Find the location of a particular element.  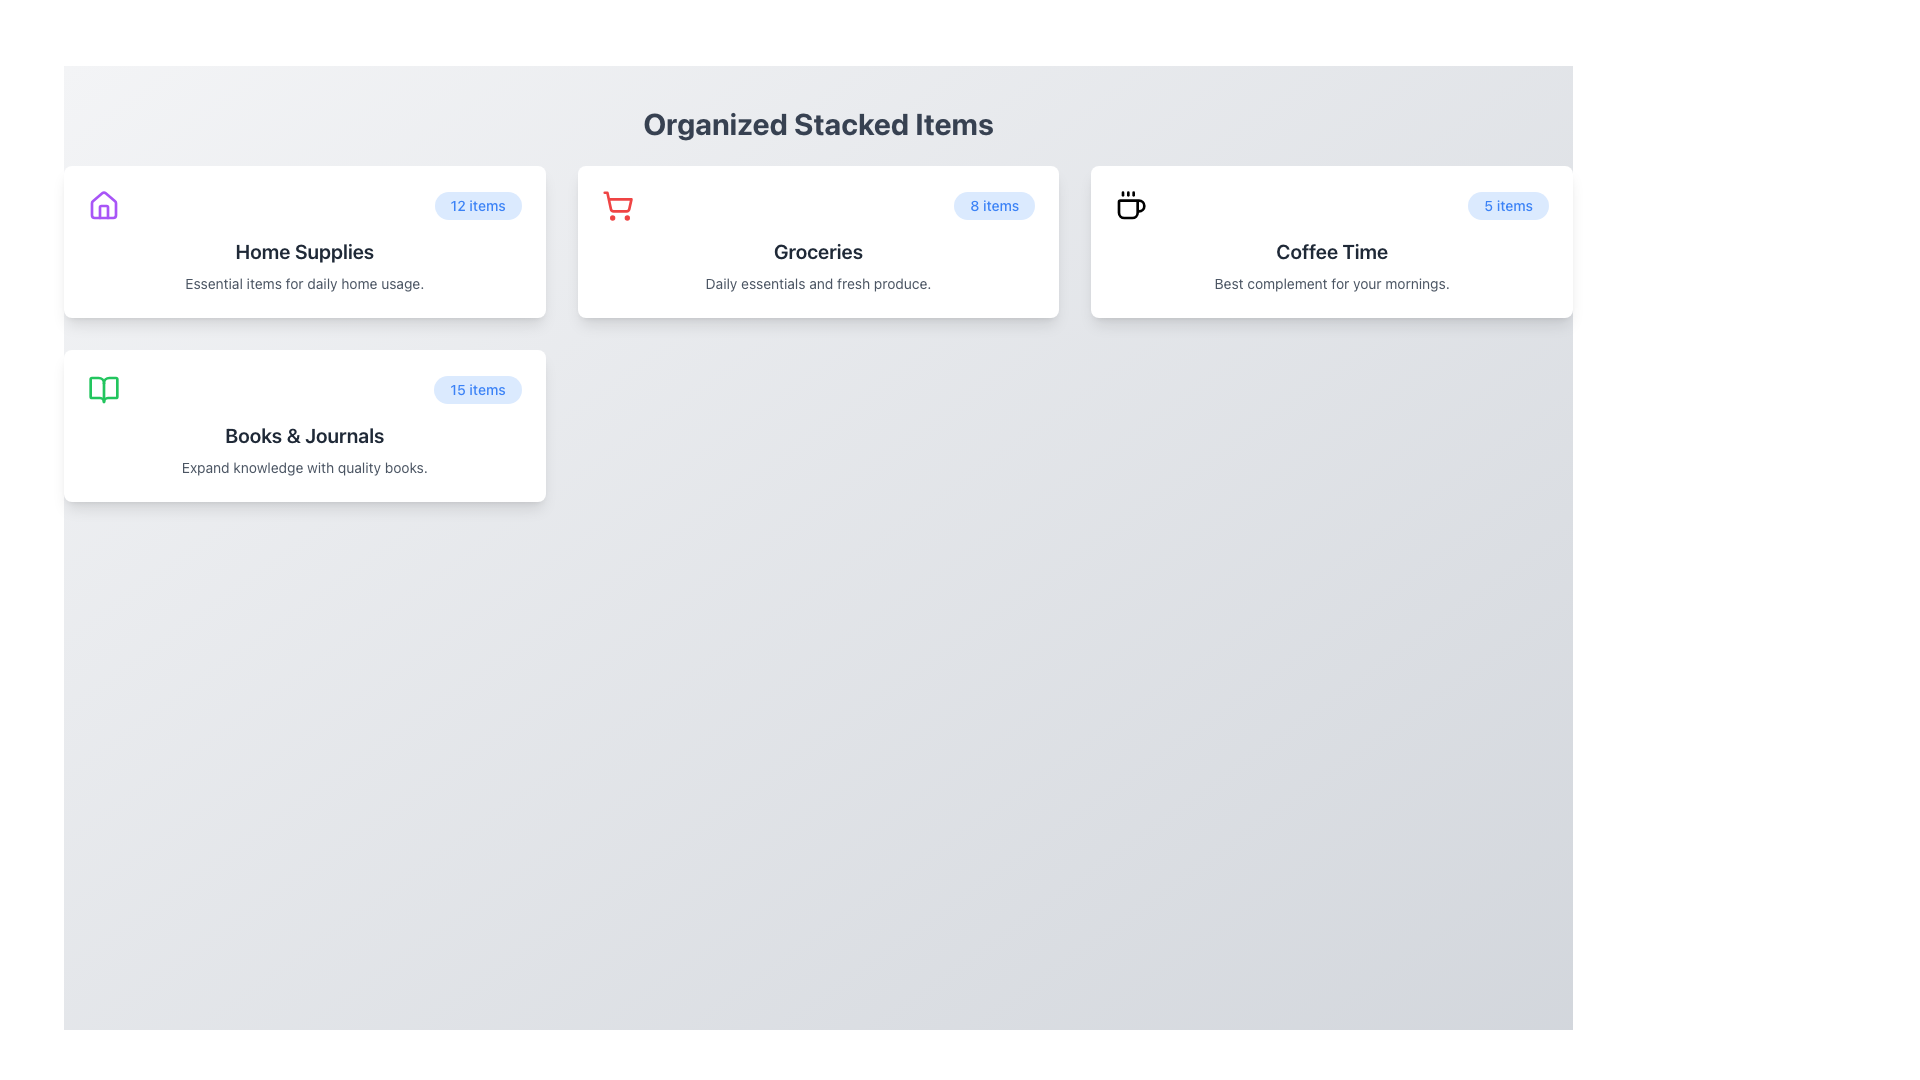

the decorative icon associated with the 'Coffee Time' category, located to the left of the 'Coffee Time' text is located at coordinates (1131, 205).